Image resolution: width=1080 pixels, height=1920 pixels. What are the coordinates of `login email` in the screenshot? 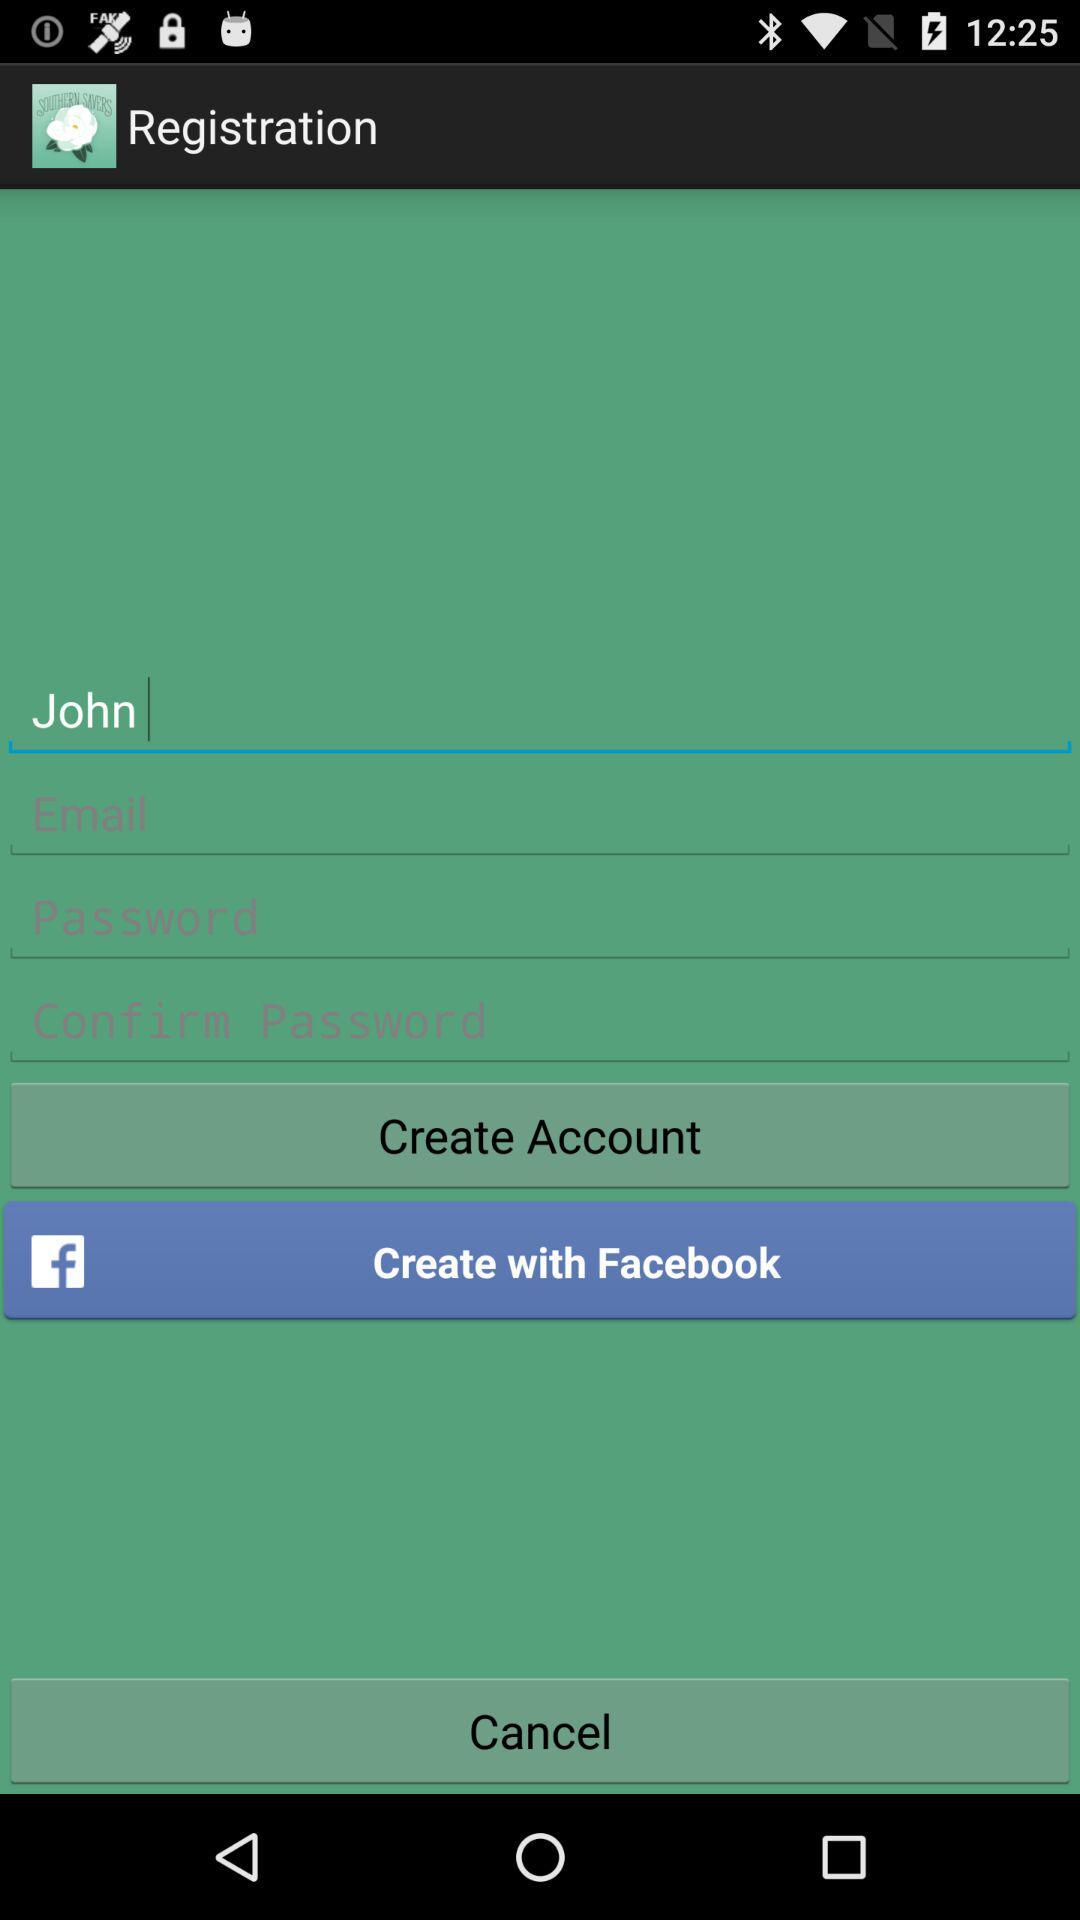 It's located at (540, 813).